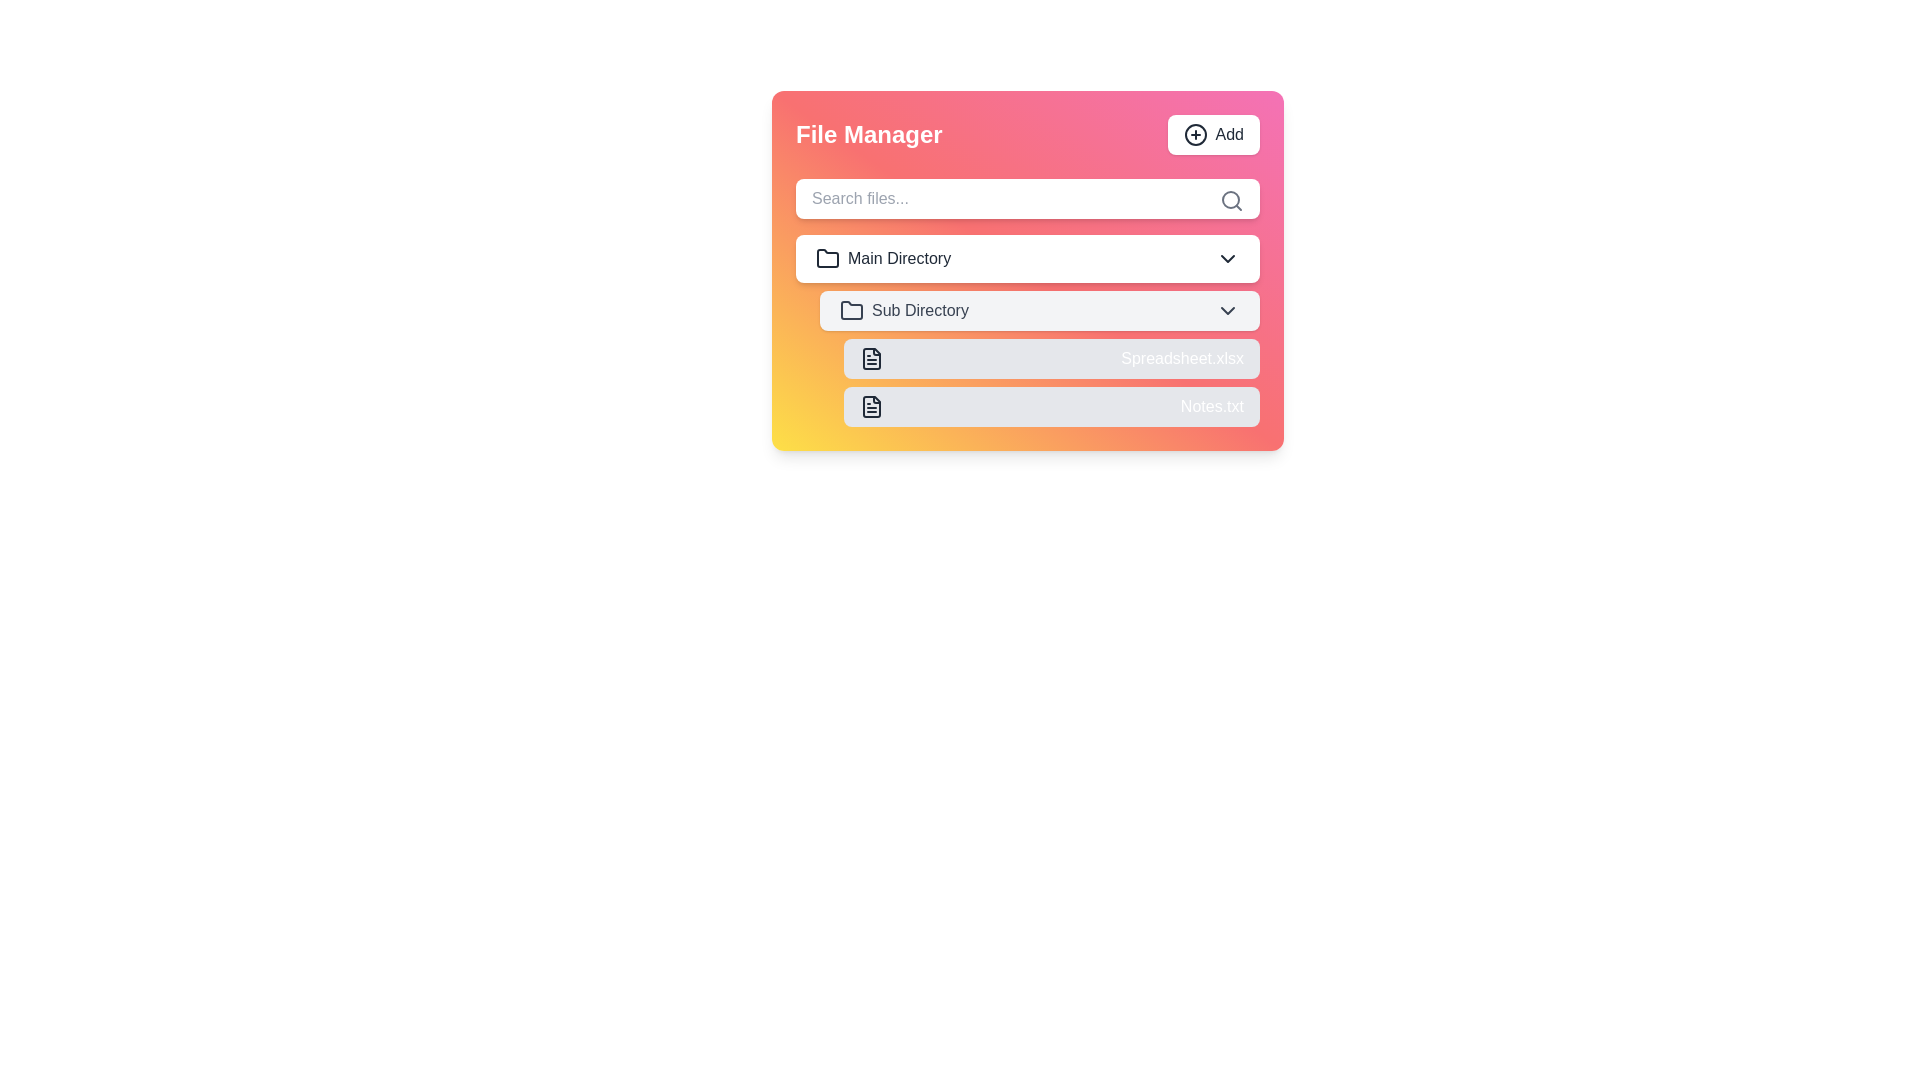 The width and height of the screenshot is (1920, 1080). I want to click on the folder entry selector for 'Sub Directory', which is the second entry, so click(903, 311).